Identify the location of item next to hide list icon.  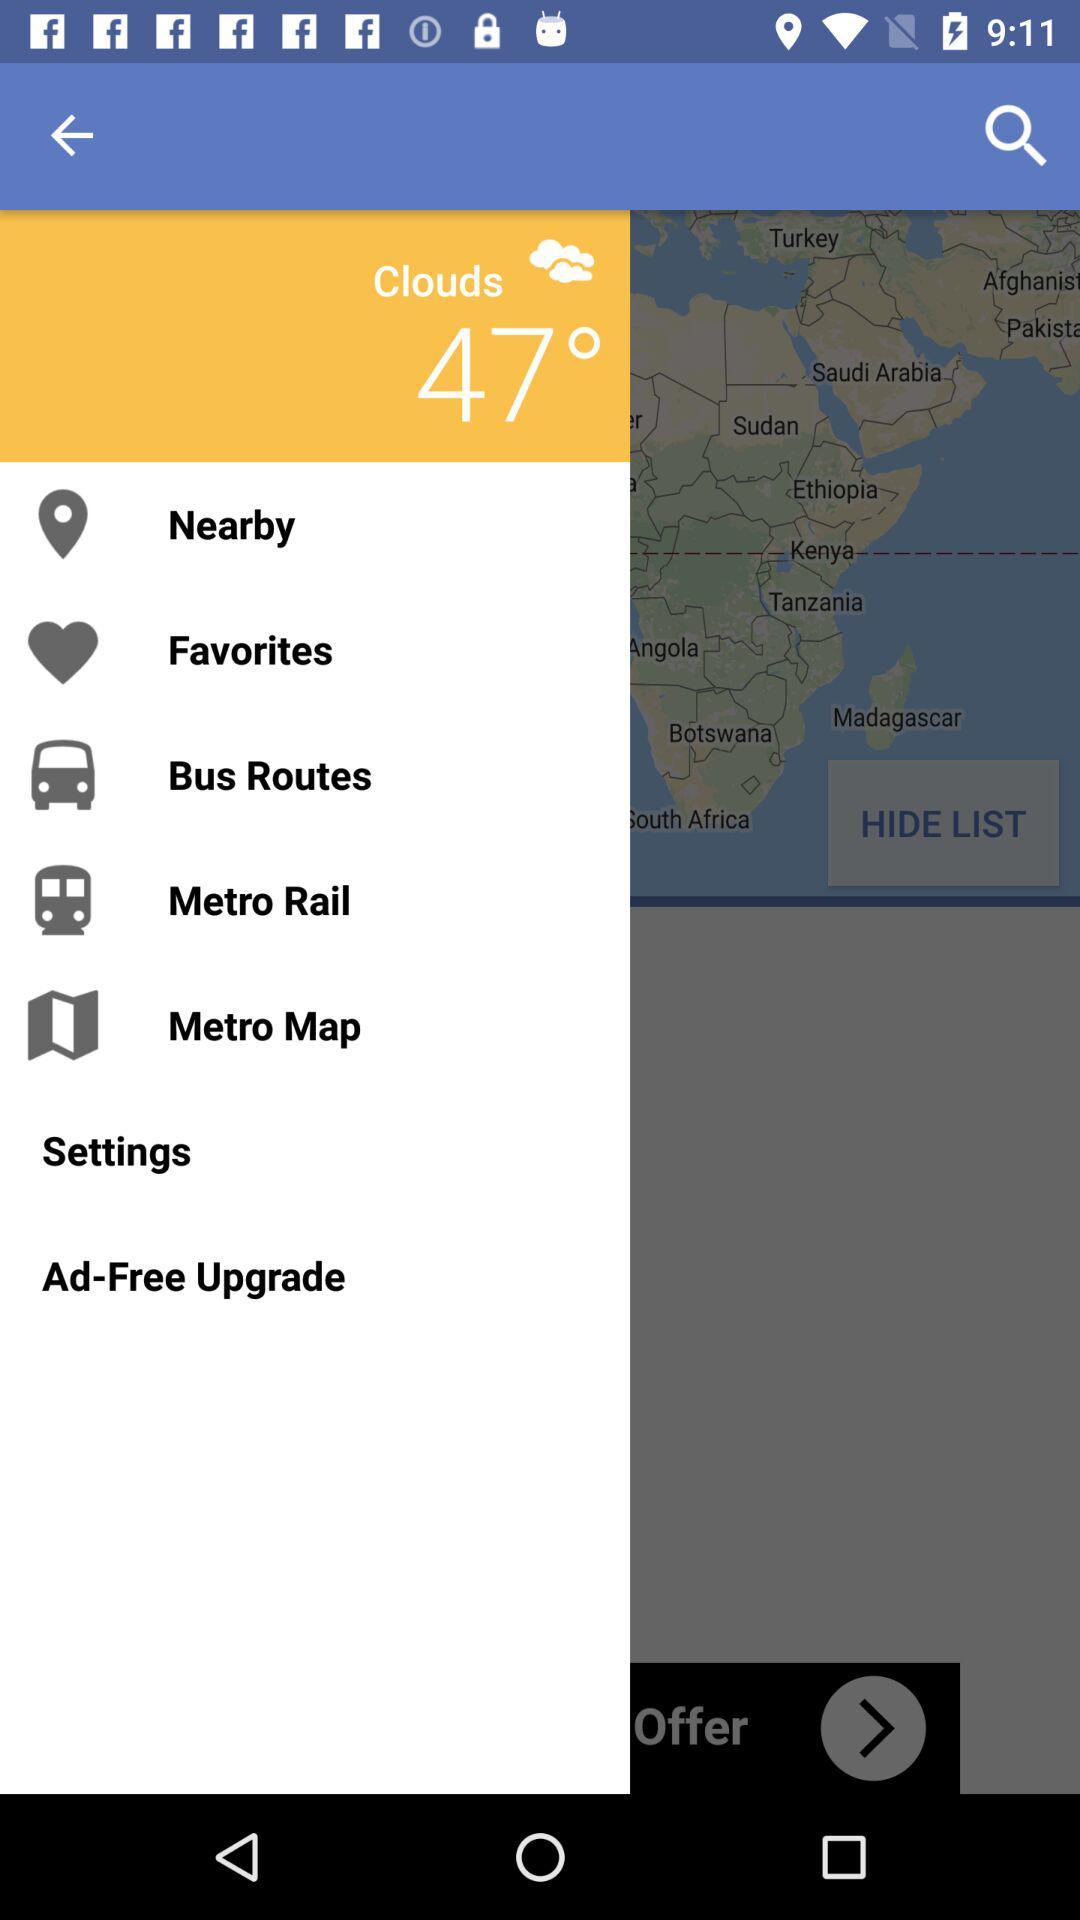
(378, 773).